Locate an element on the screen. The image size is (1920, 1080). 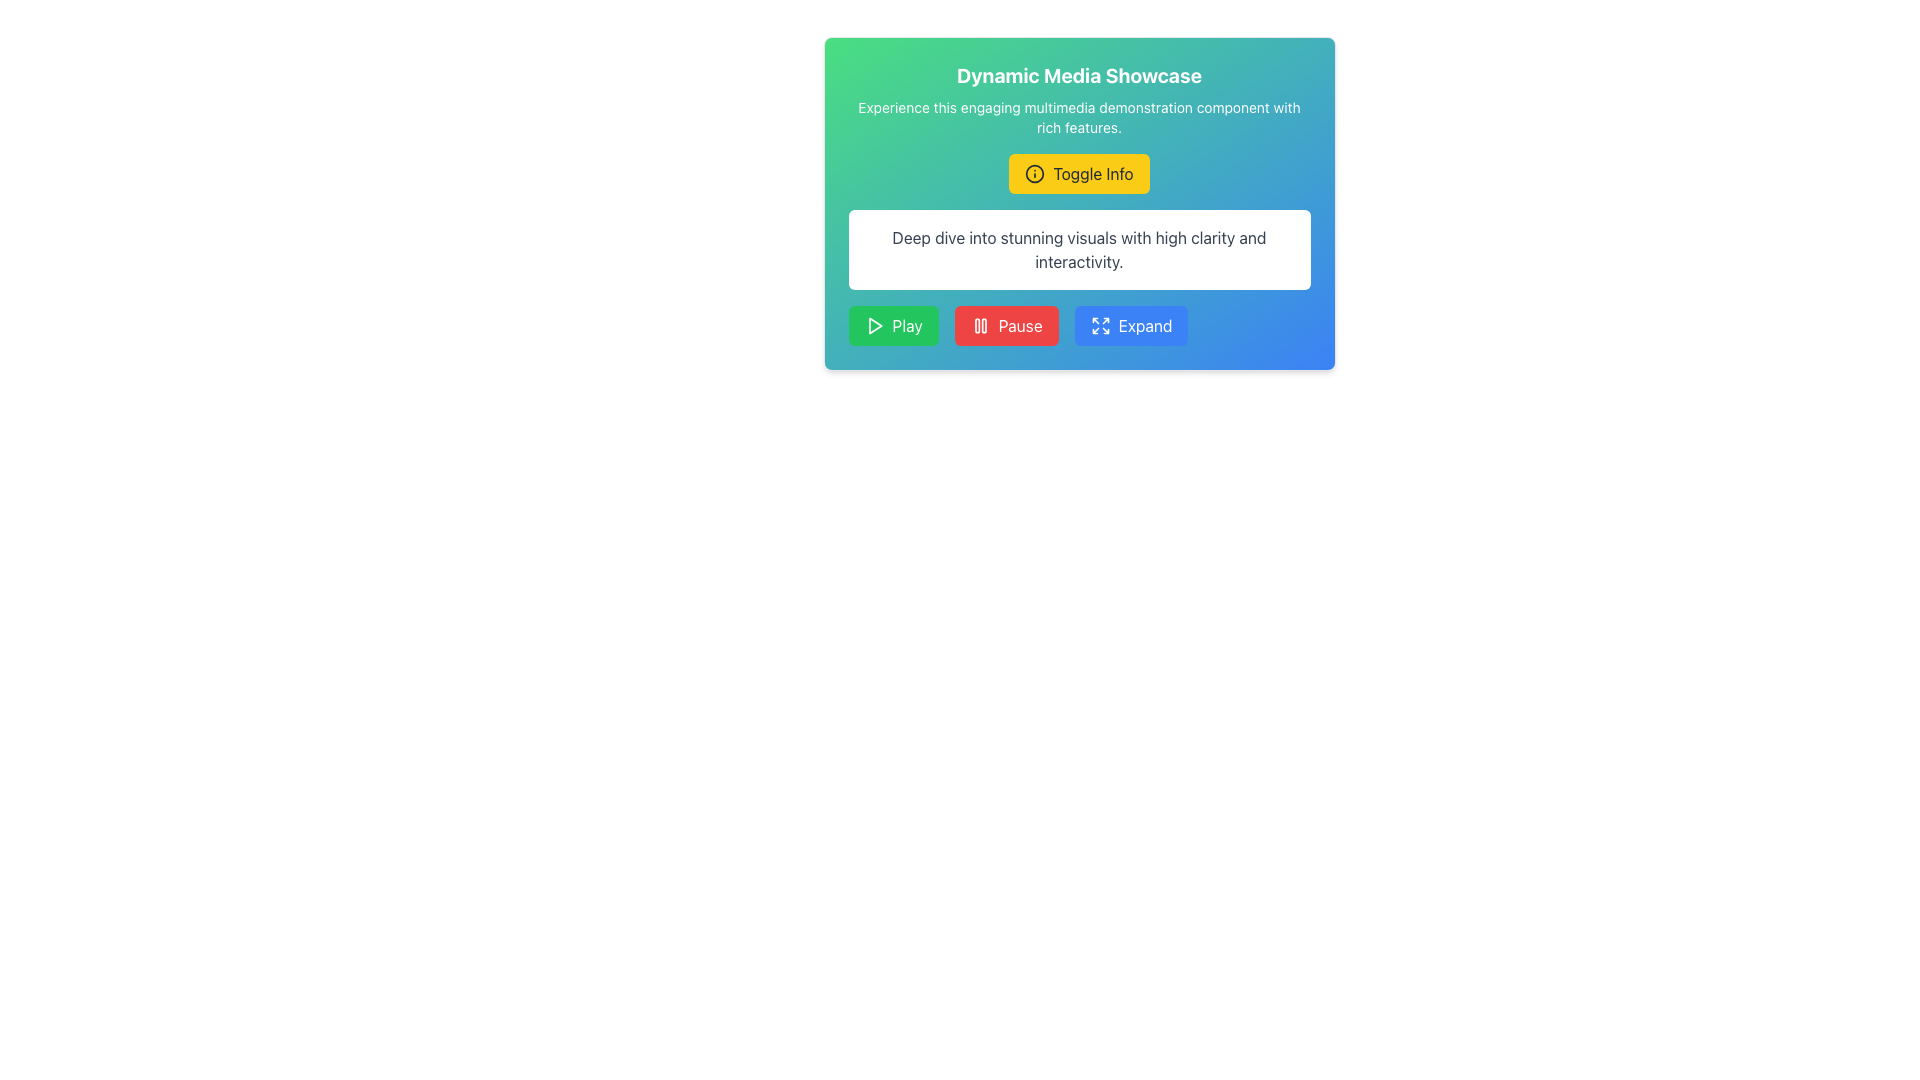
the triangular 'play' icon located within the green 'Play' button at the bottom left of the interface to initiate the play function is located at coordinates (874, 325).